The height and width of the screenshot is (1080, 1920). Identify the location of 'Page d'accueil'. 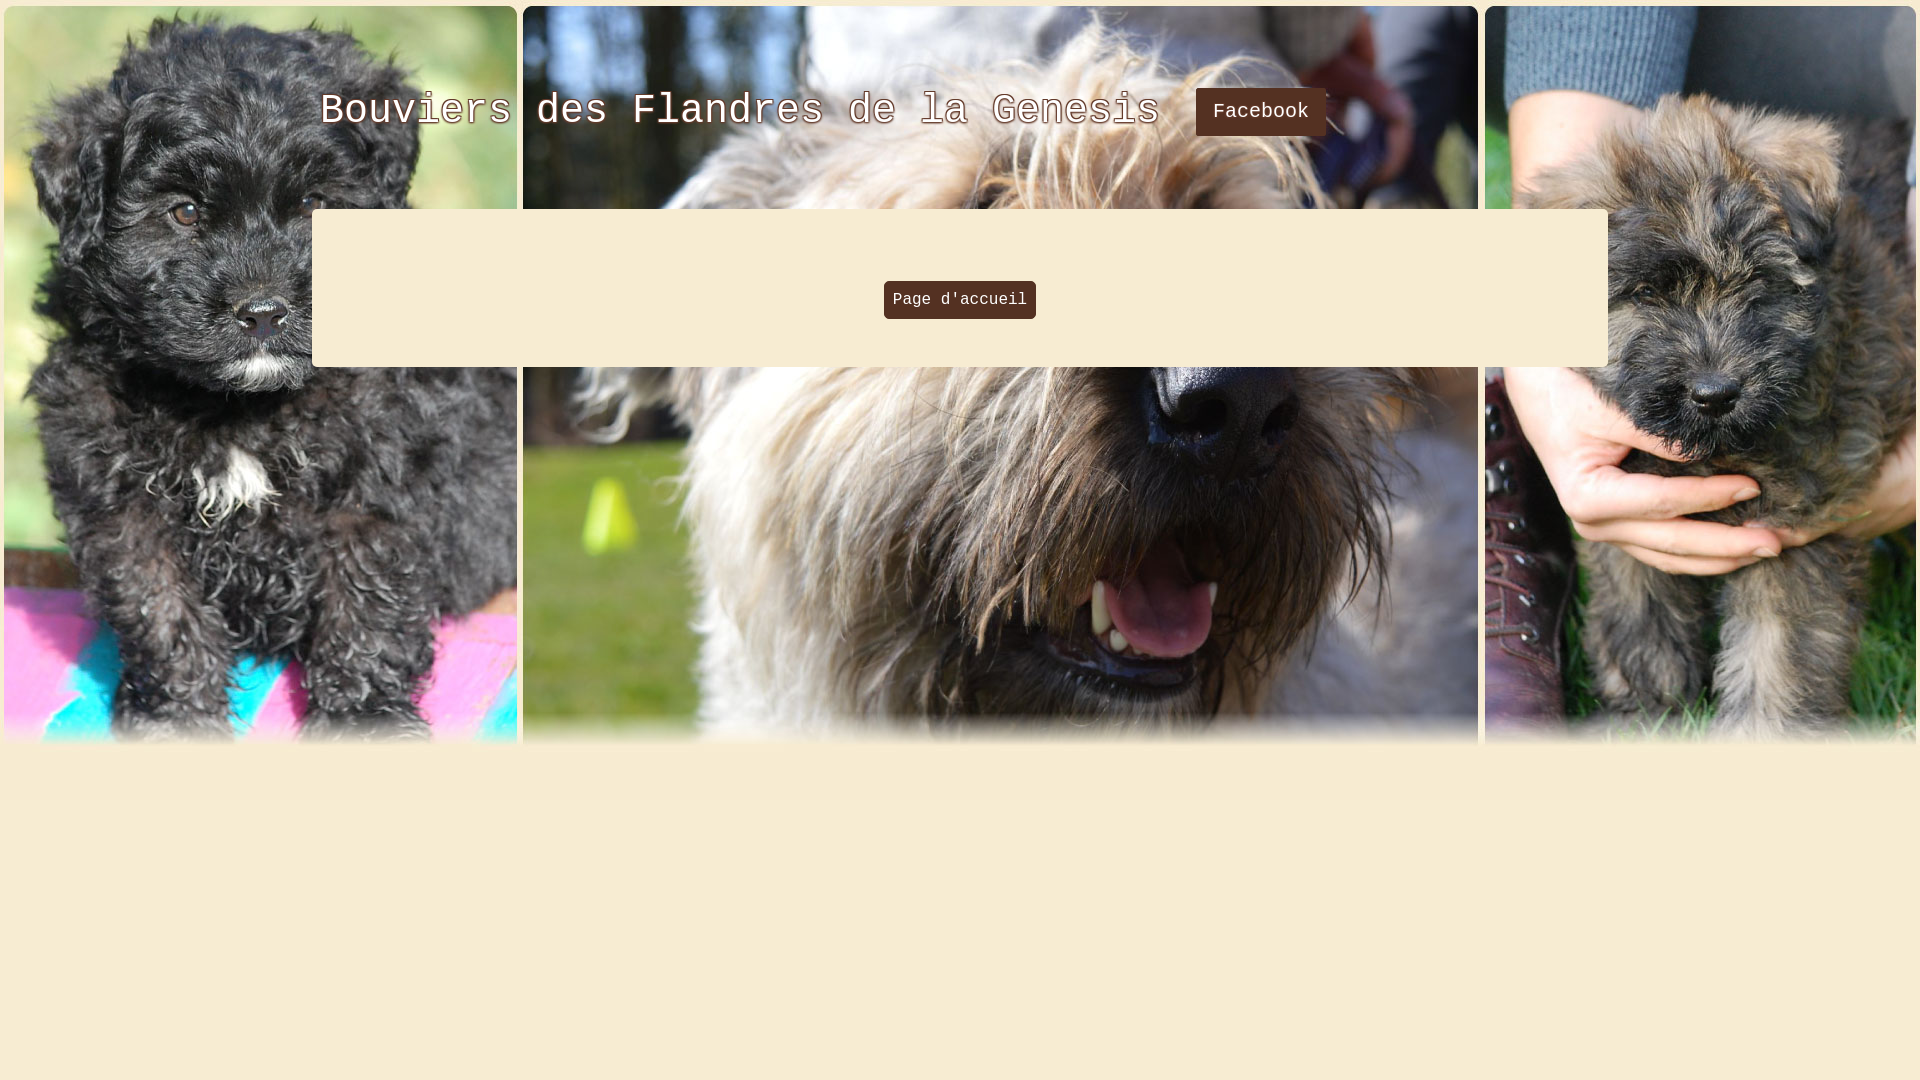
(960, 300).